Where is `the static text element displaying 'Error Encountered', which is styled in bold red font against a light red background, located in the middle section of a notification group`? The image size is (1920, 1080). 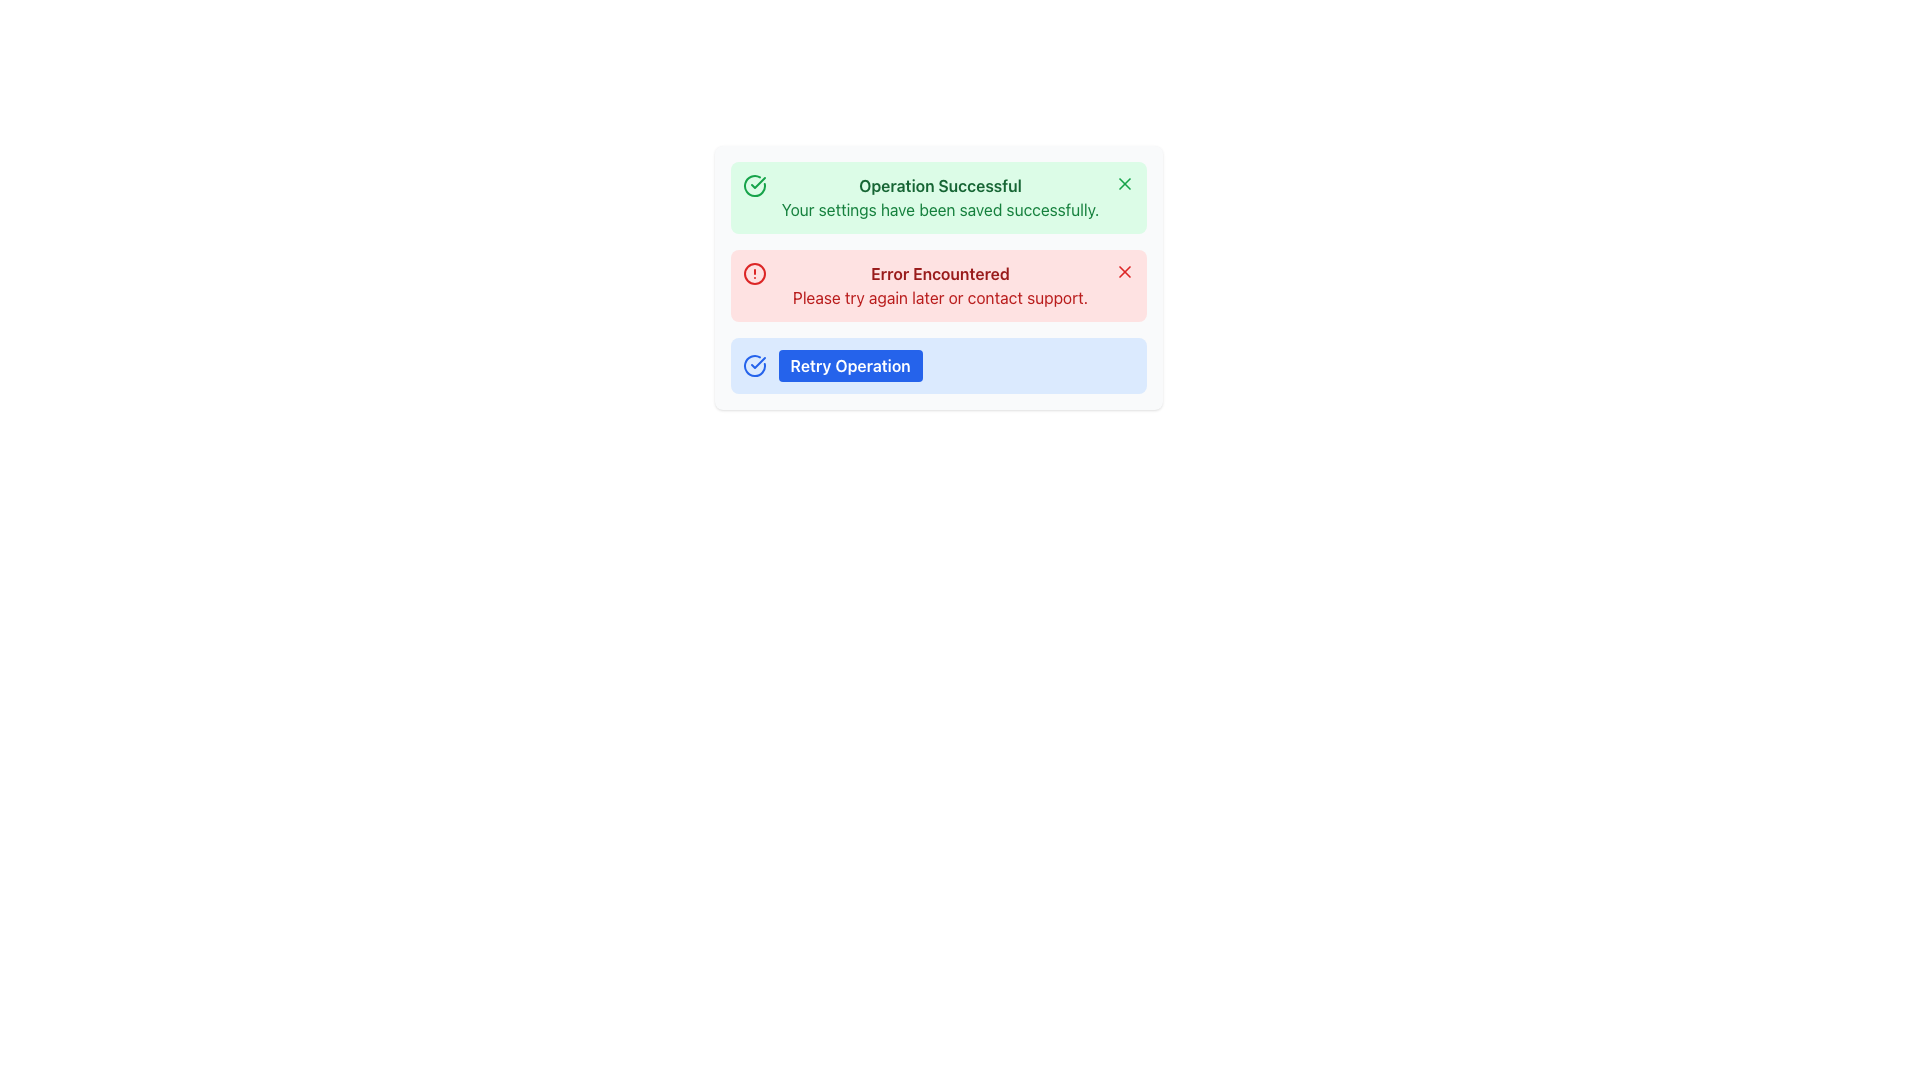
the static text element displaying 'Error Encountered', which is styled in bold red font against a light red background, located in the middle section of a notification group is located at coordinates (939, 273).